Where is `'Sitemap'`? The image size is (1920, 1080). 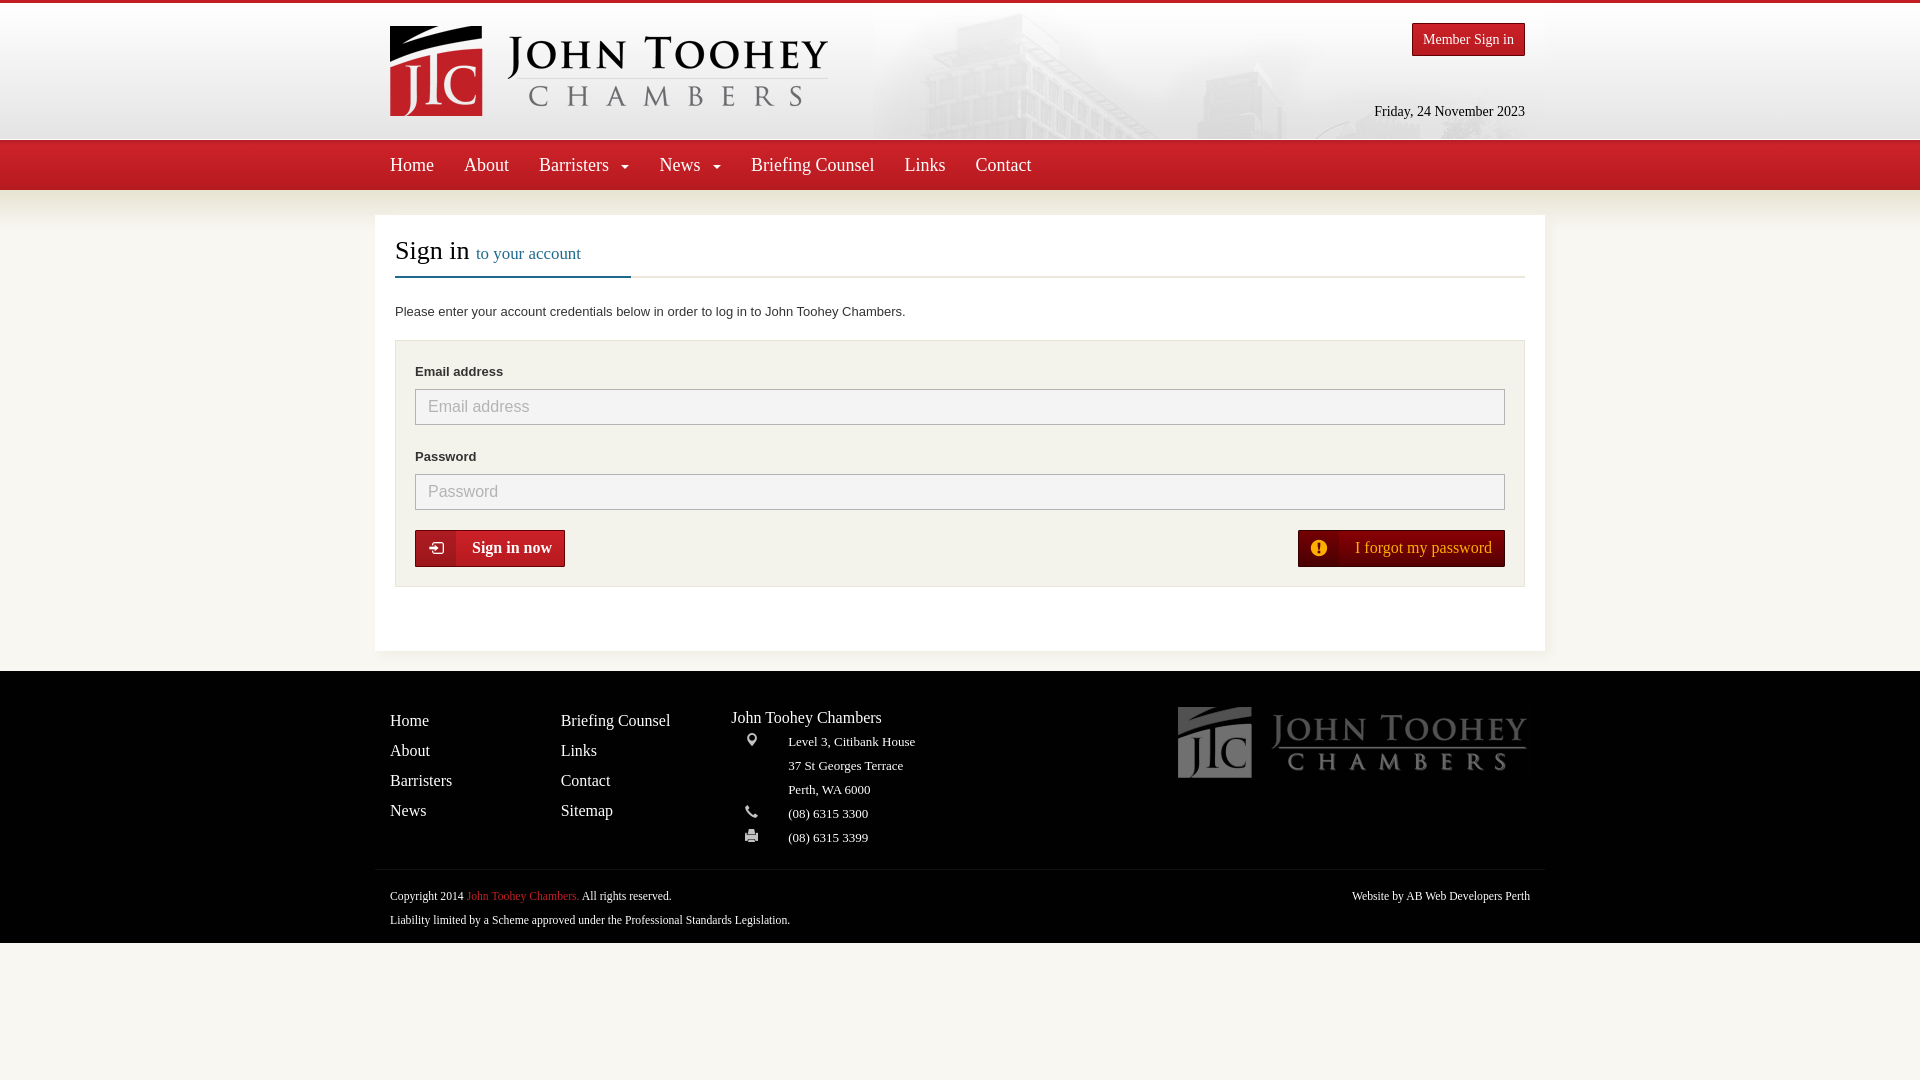
'Sitemap' is located at coordinates (630, 810).